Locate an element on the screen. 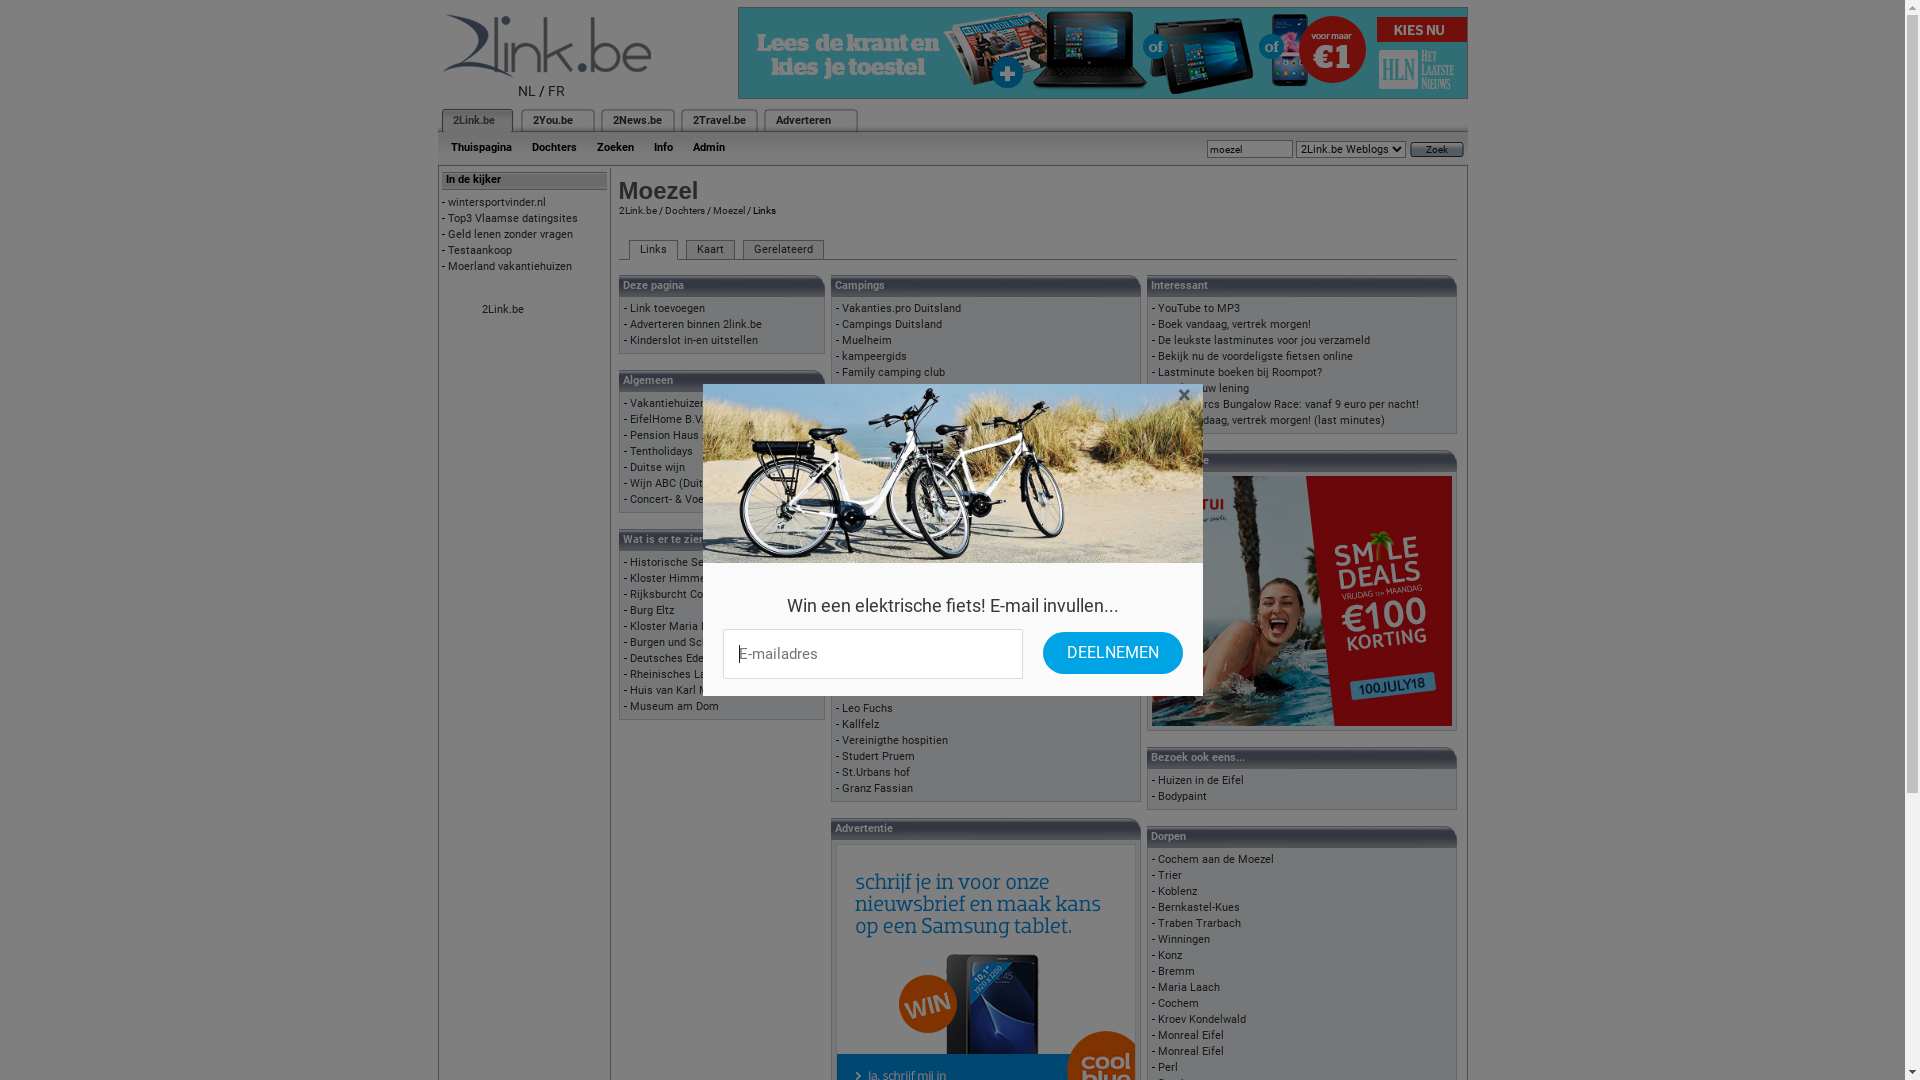  'Winningen' is located at coordinates (1184, 939).